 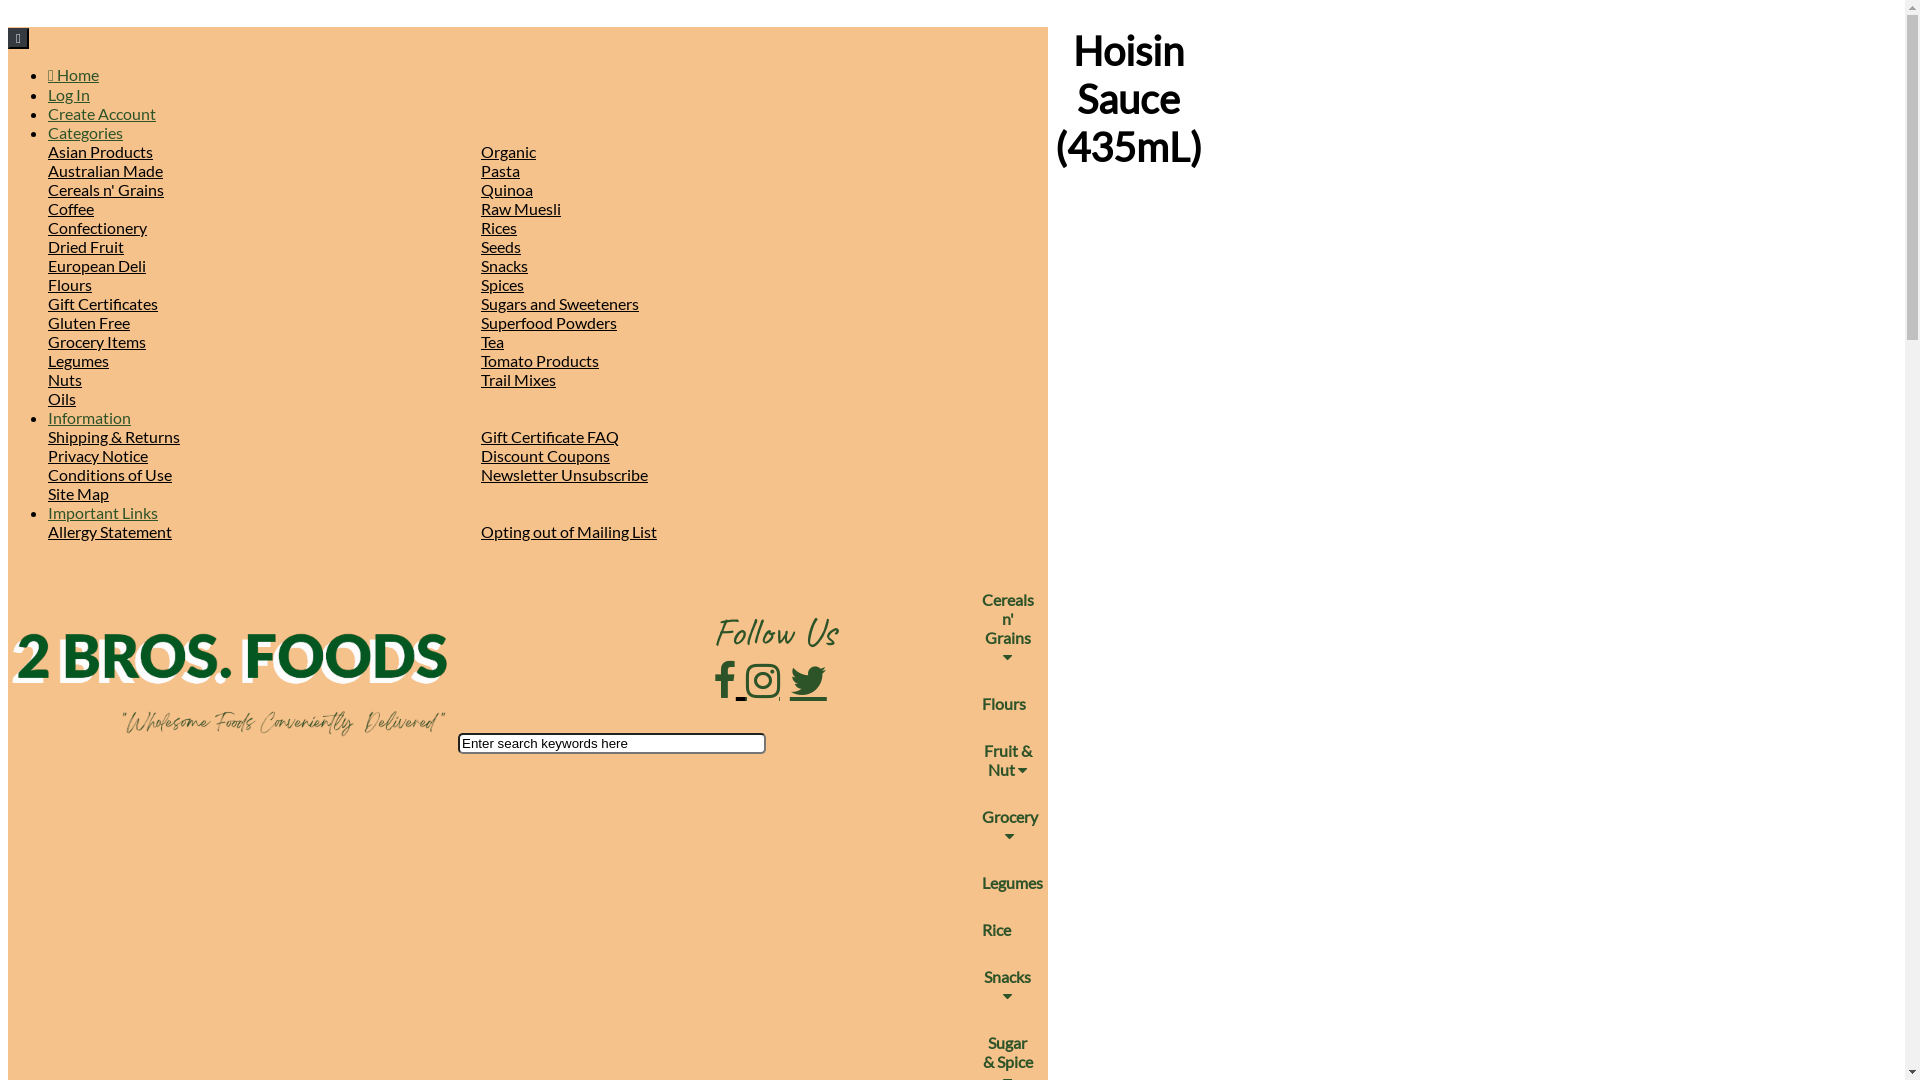 What do you see at coordinates (68, 94) in the screenshot?
I see `'Log In'` at bounding box center [68, 94].